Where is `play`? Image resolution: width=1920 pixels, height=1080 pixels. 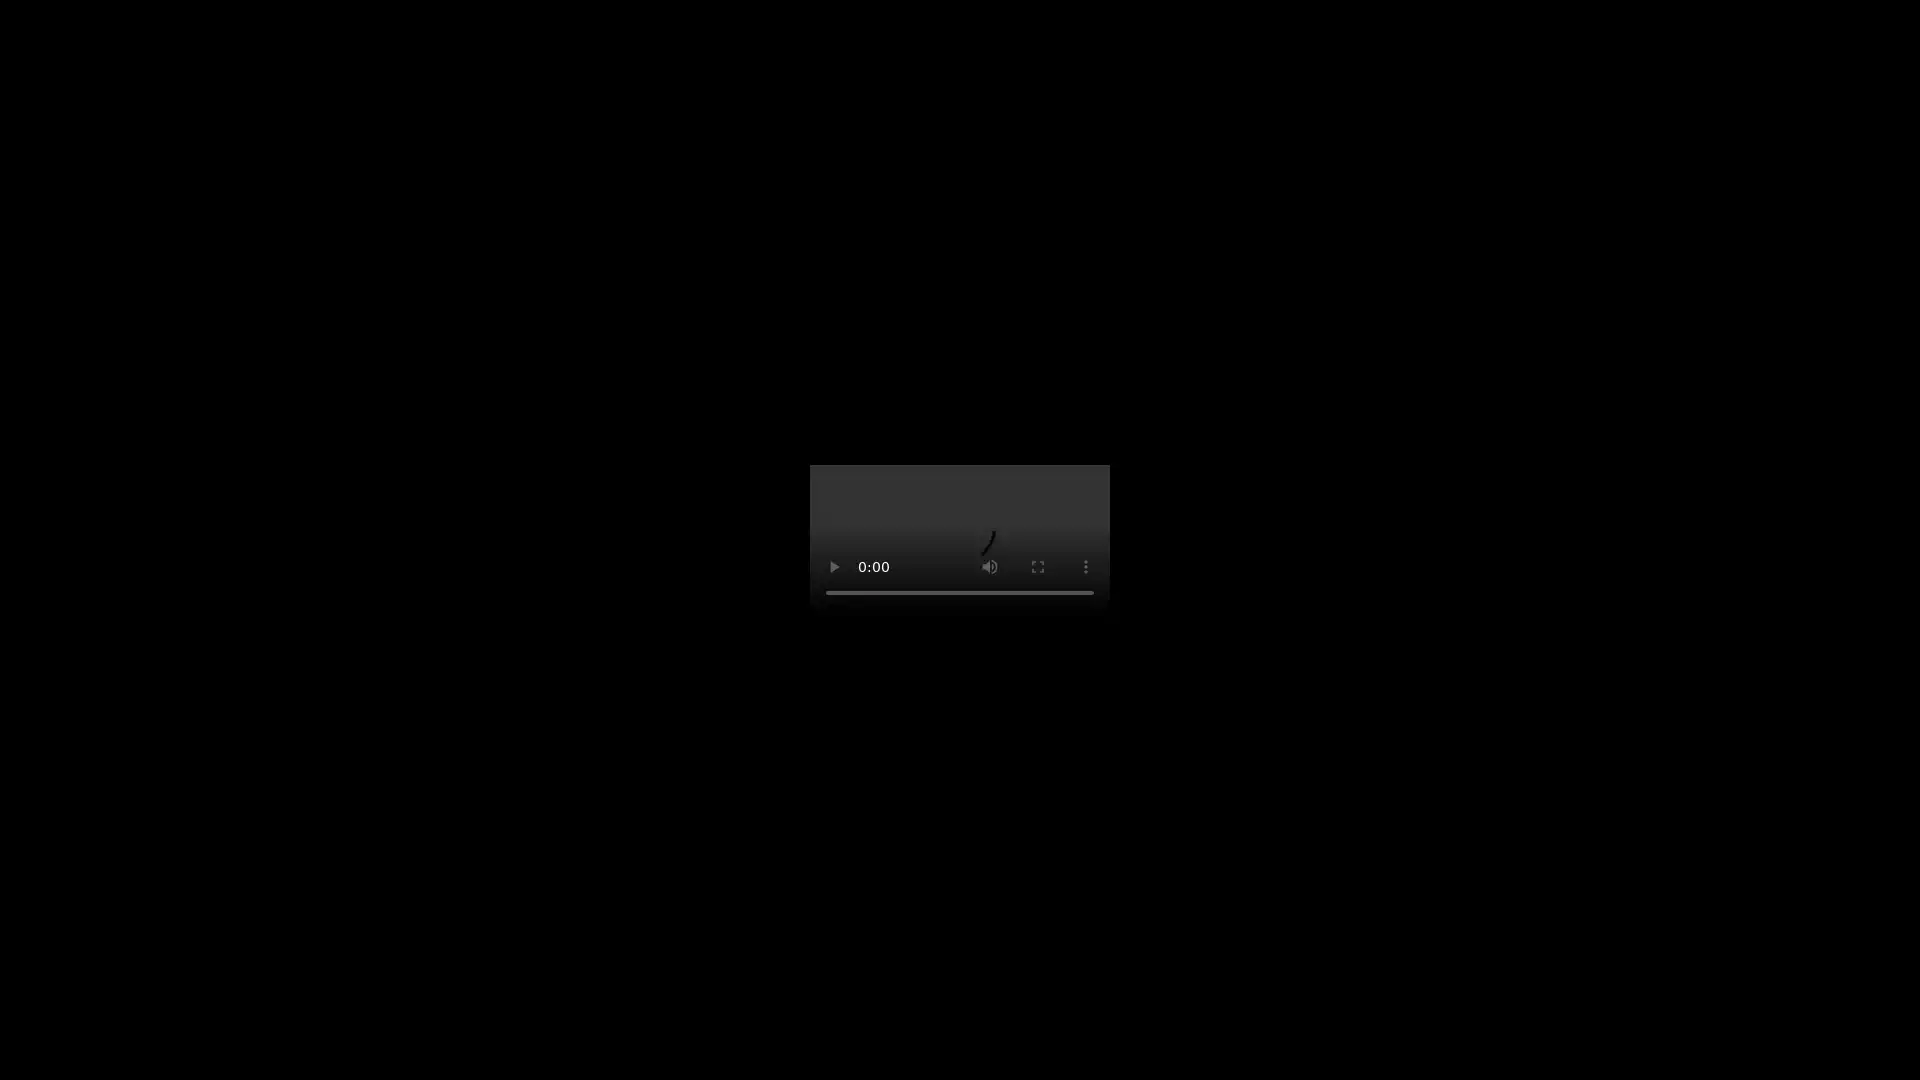 play is located at coordinates (834, 567).